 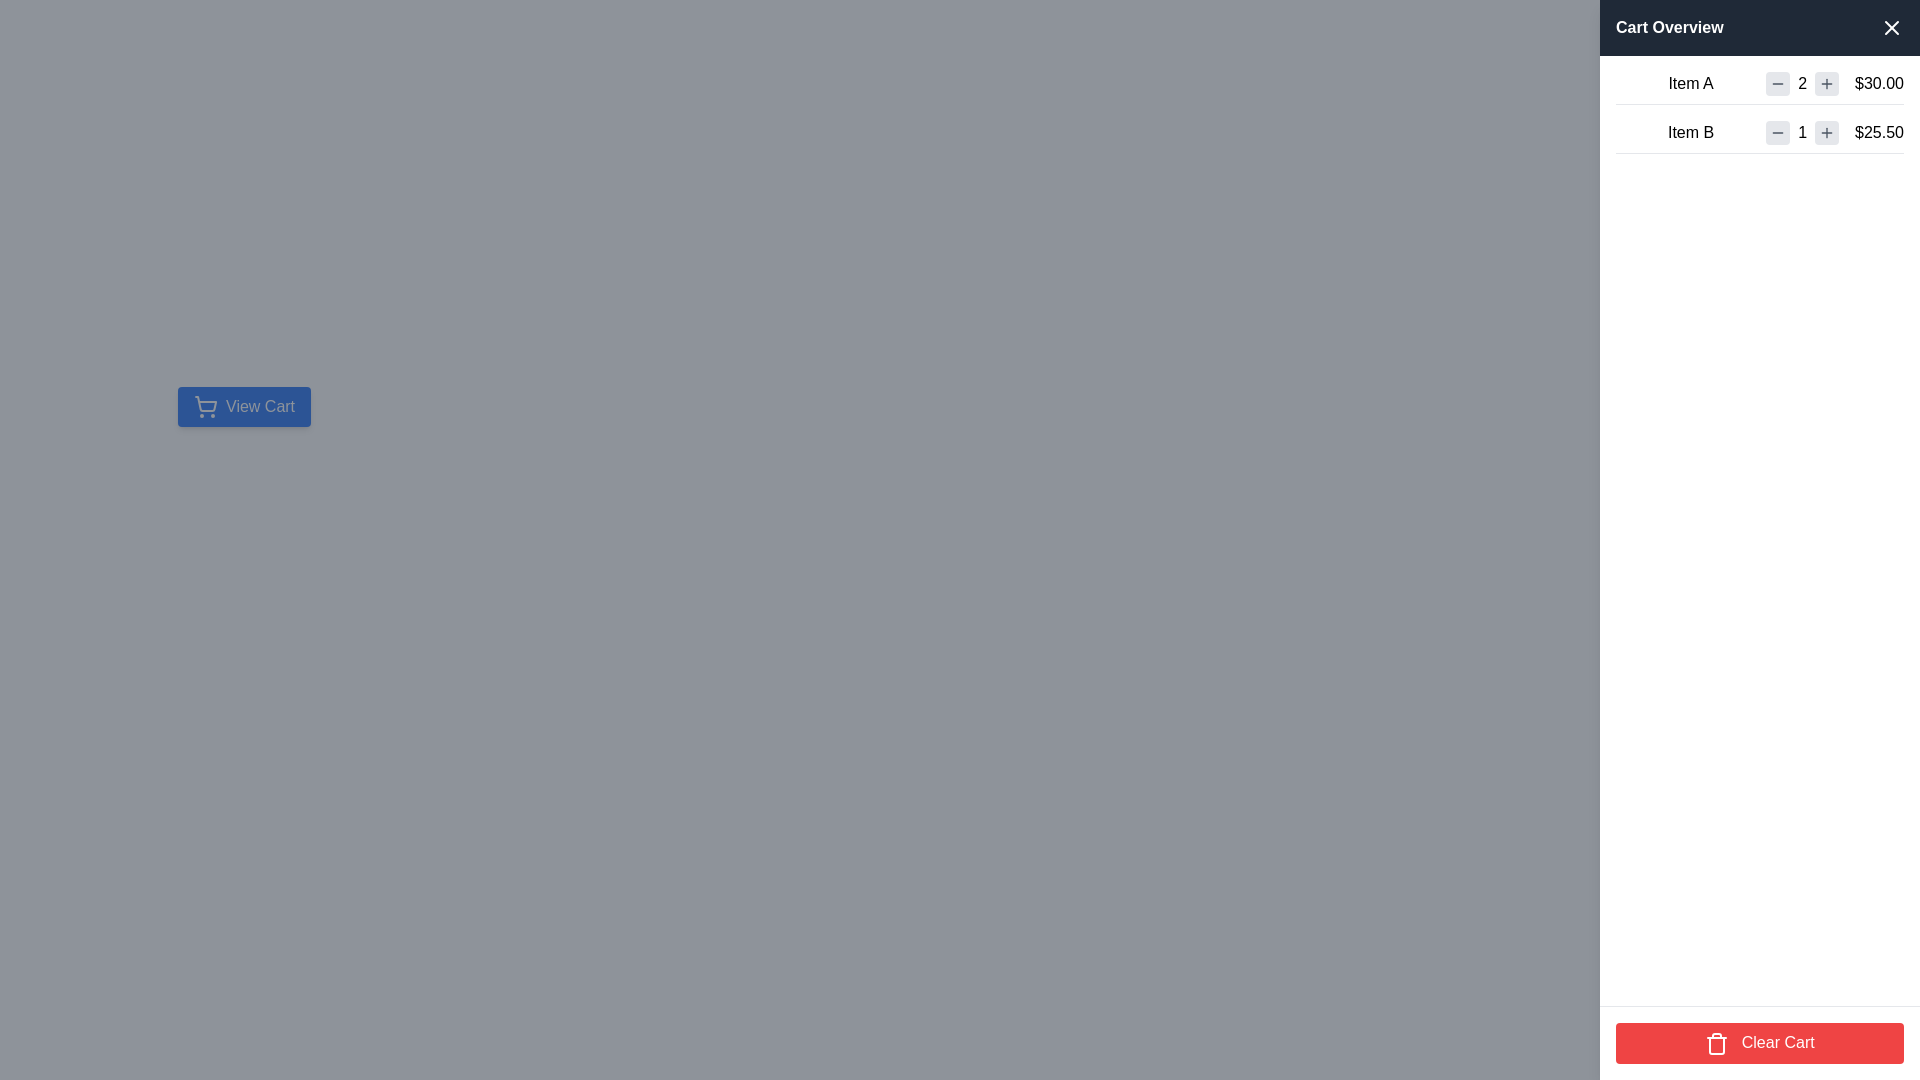 What do you see at coordinates (1802, 132) in the screenshot?
I see `the numerical label displaying the value '1' that is located between the '-' and '+' buttons for 'Item B' in the cart overview section` at bounding box center [1802, 132].